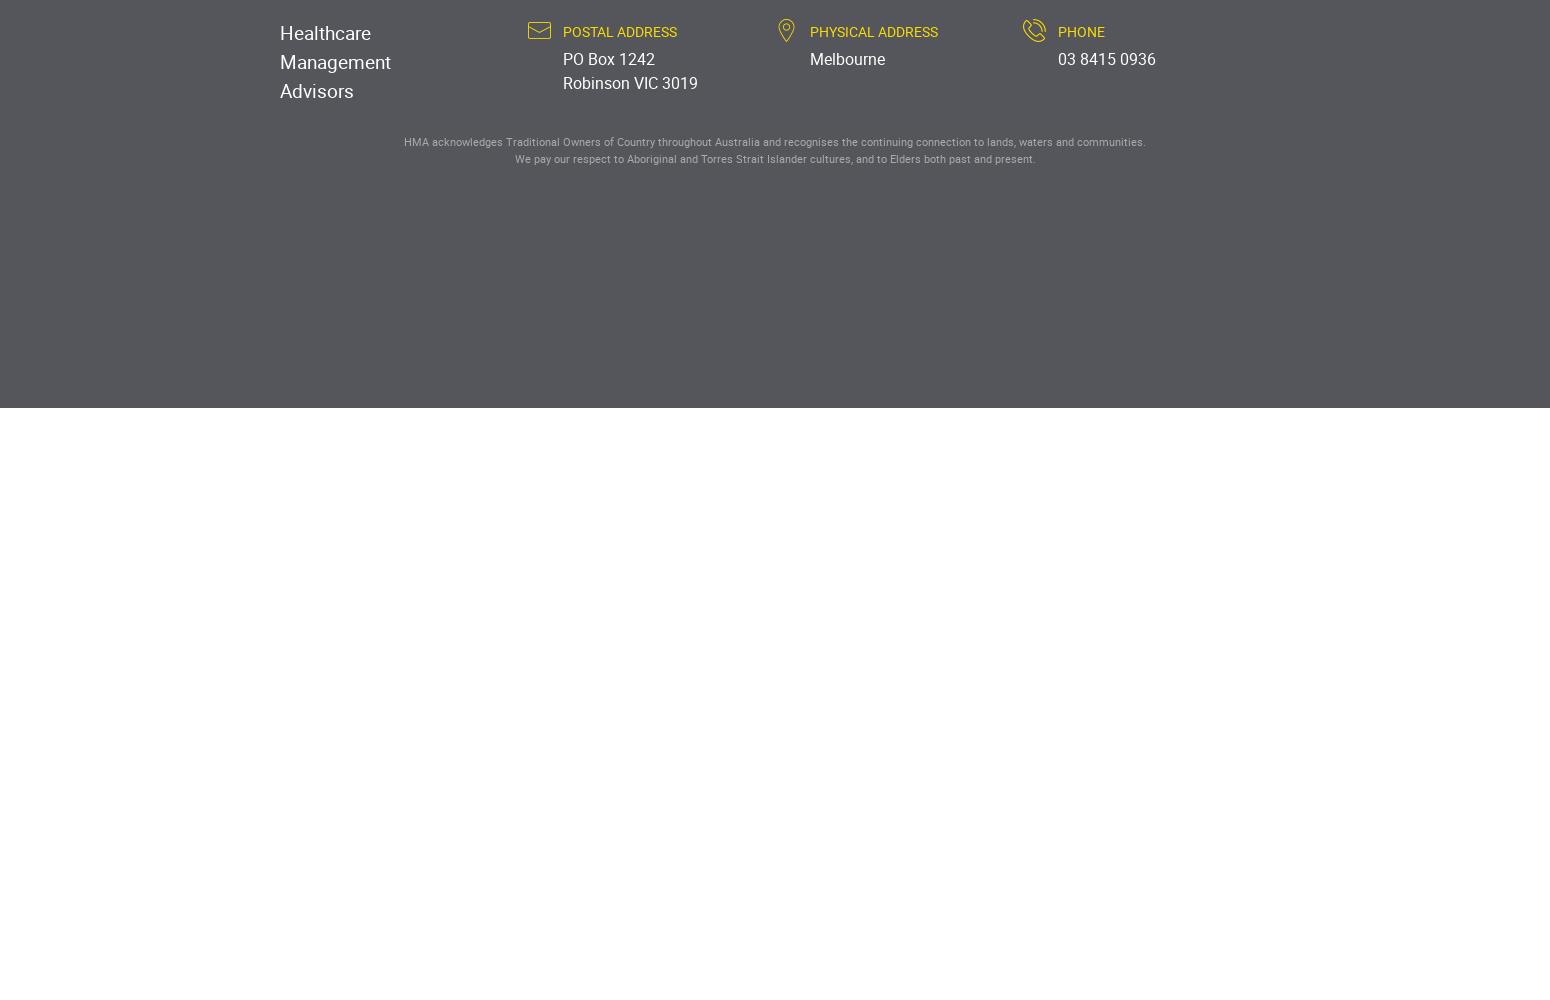 This screenshot has width=1550, height=1000. I want to click on 'Phone', so click(1080, 30).